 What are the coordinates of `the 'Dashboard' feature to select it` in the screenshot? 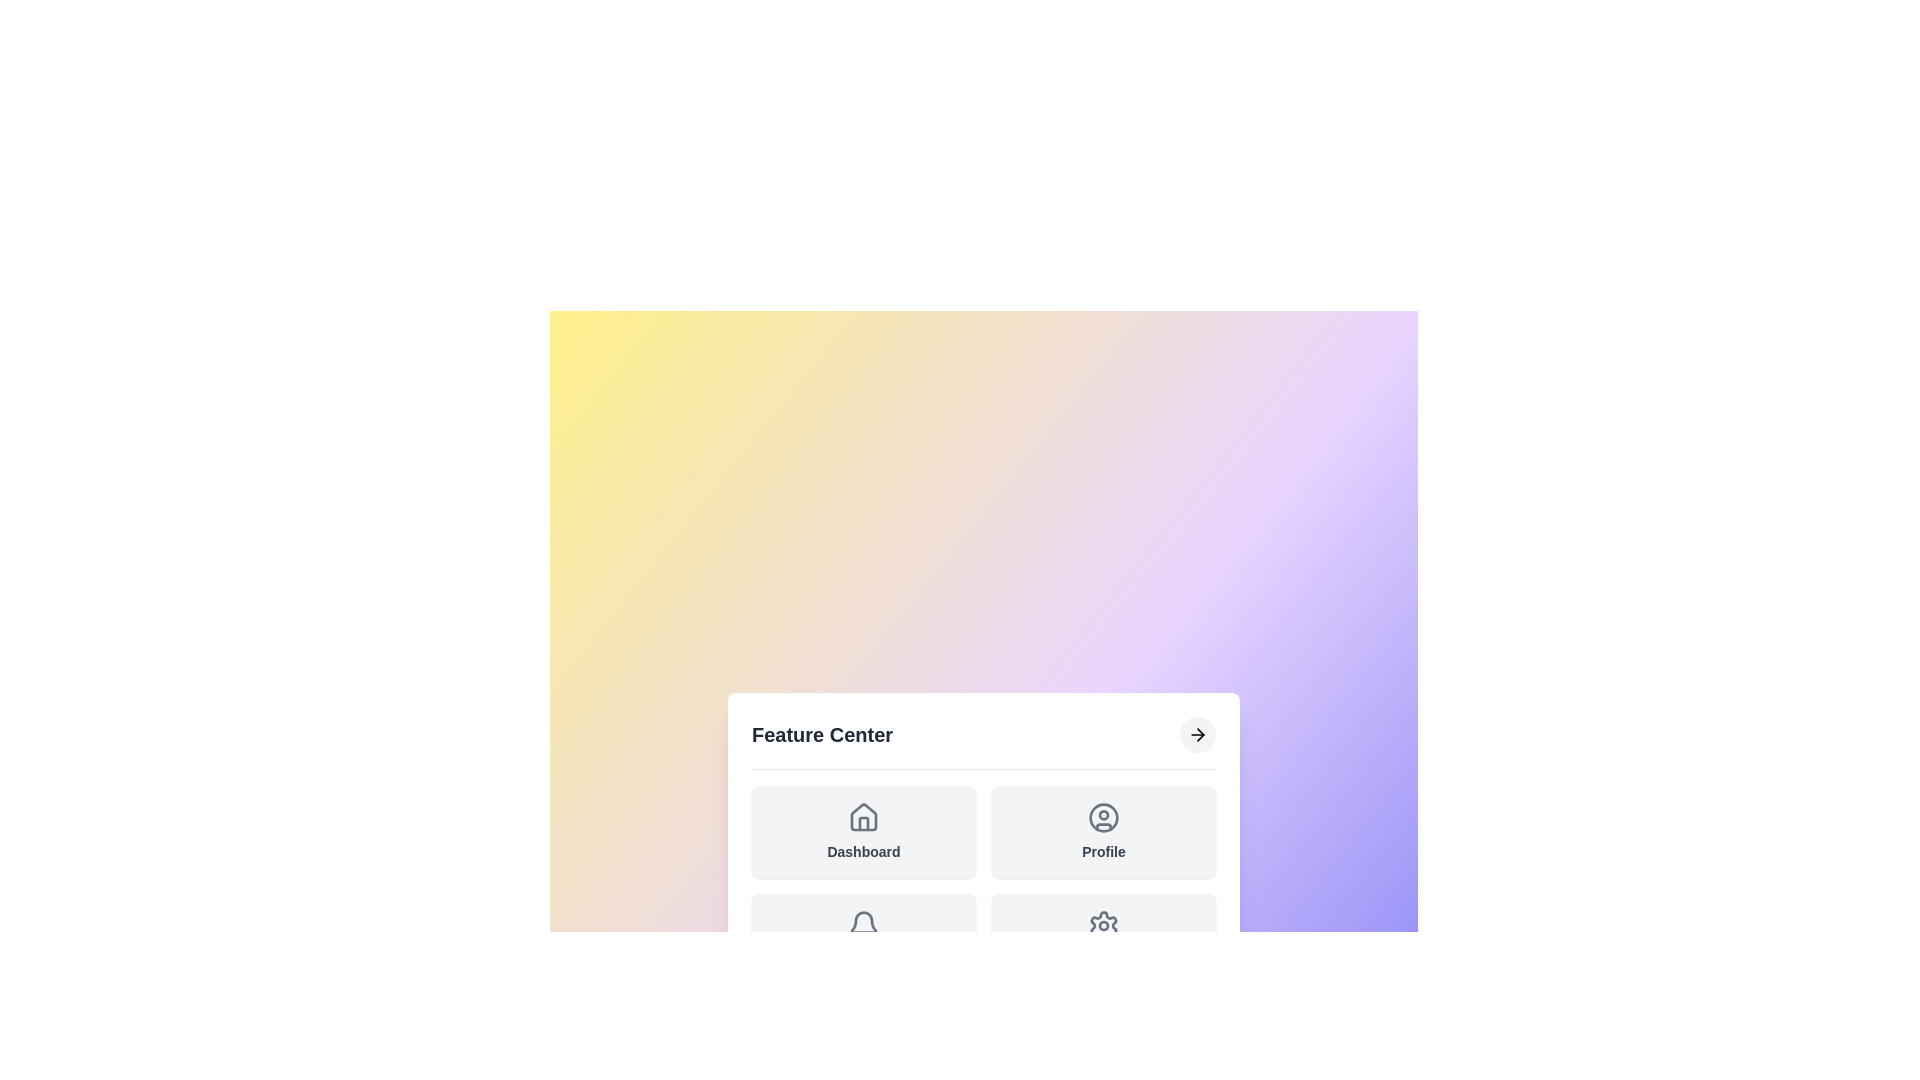 It's located at (864, 831).